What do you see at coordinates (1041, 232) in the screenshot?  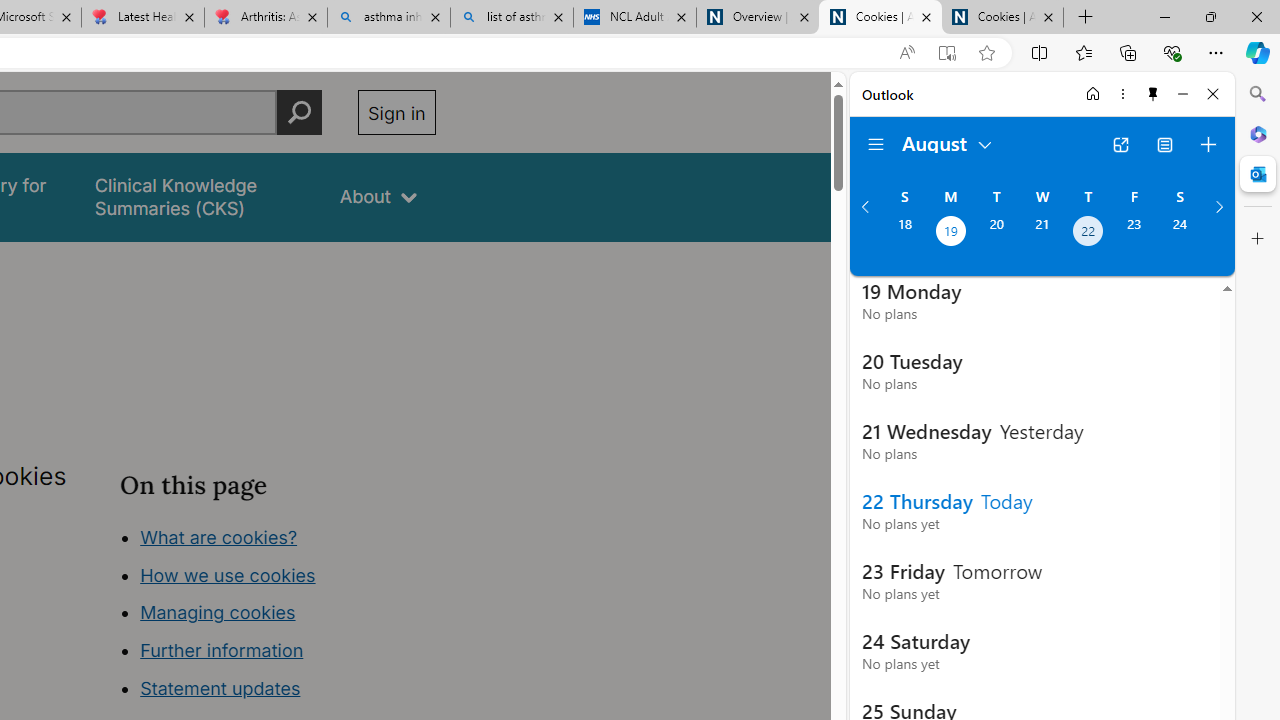 I see `'Wednesday, August 21, 2024. '` at bounding box center [1041, 232].